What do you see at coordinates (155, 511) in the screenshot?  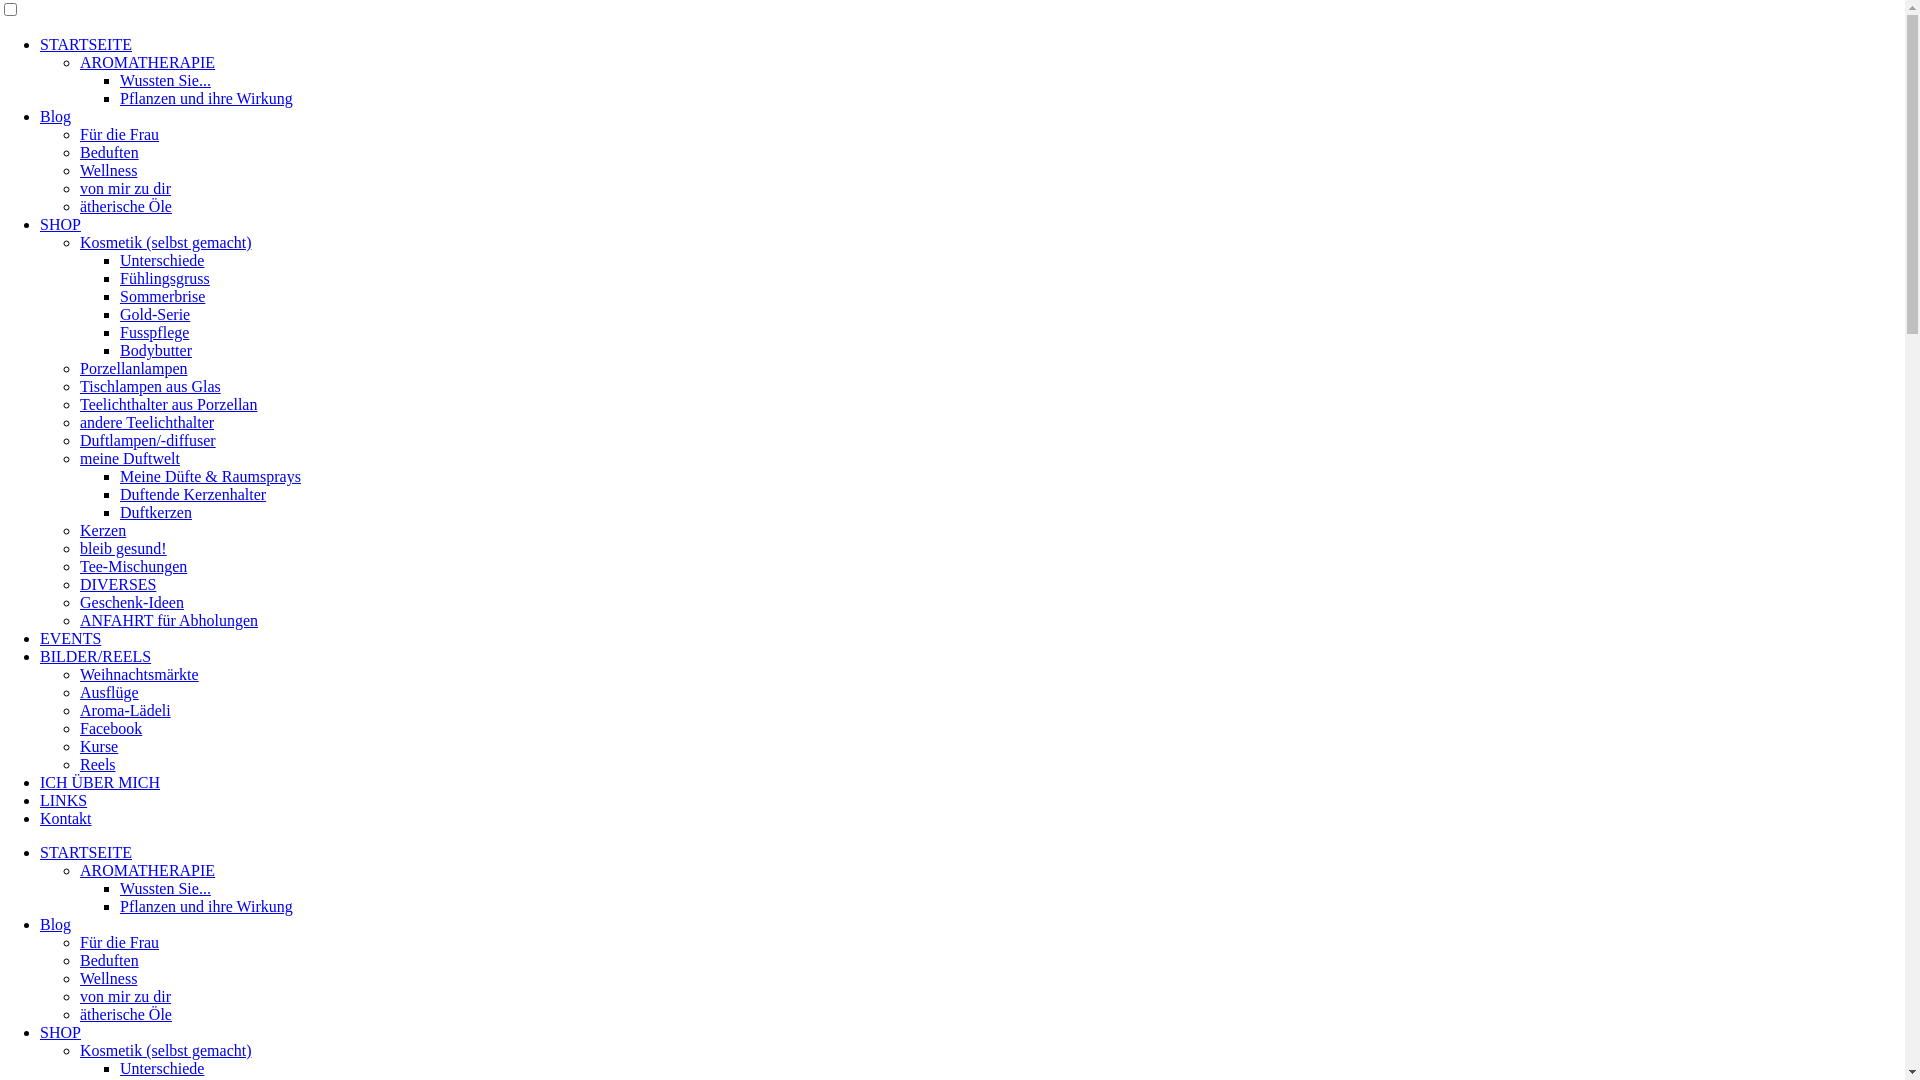 I see `'Duftkerzen'` at bounding box center [155, 511].